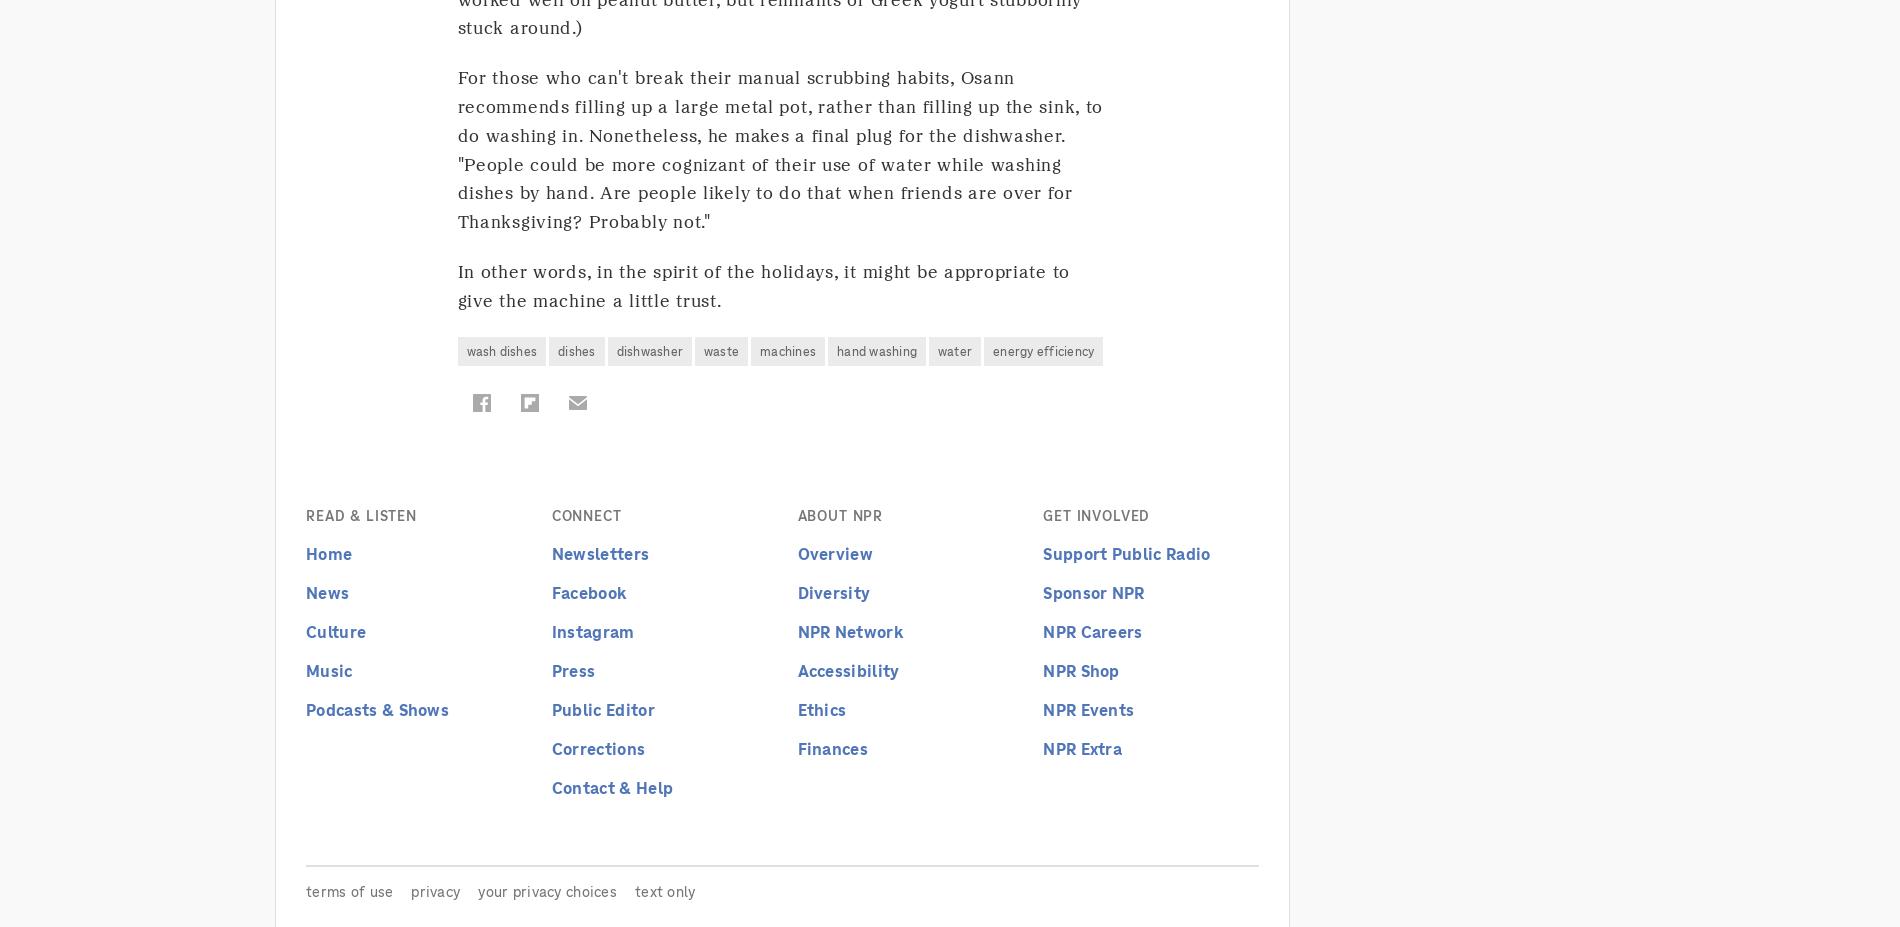 The image size is (1900, 927). I want to click on 'Your Privacy Choices', so click(547, 891).